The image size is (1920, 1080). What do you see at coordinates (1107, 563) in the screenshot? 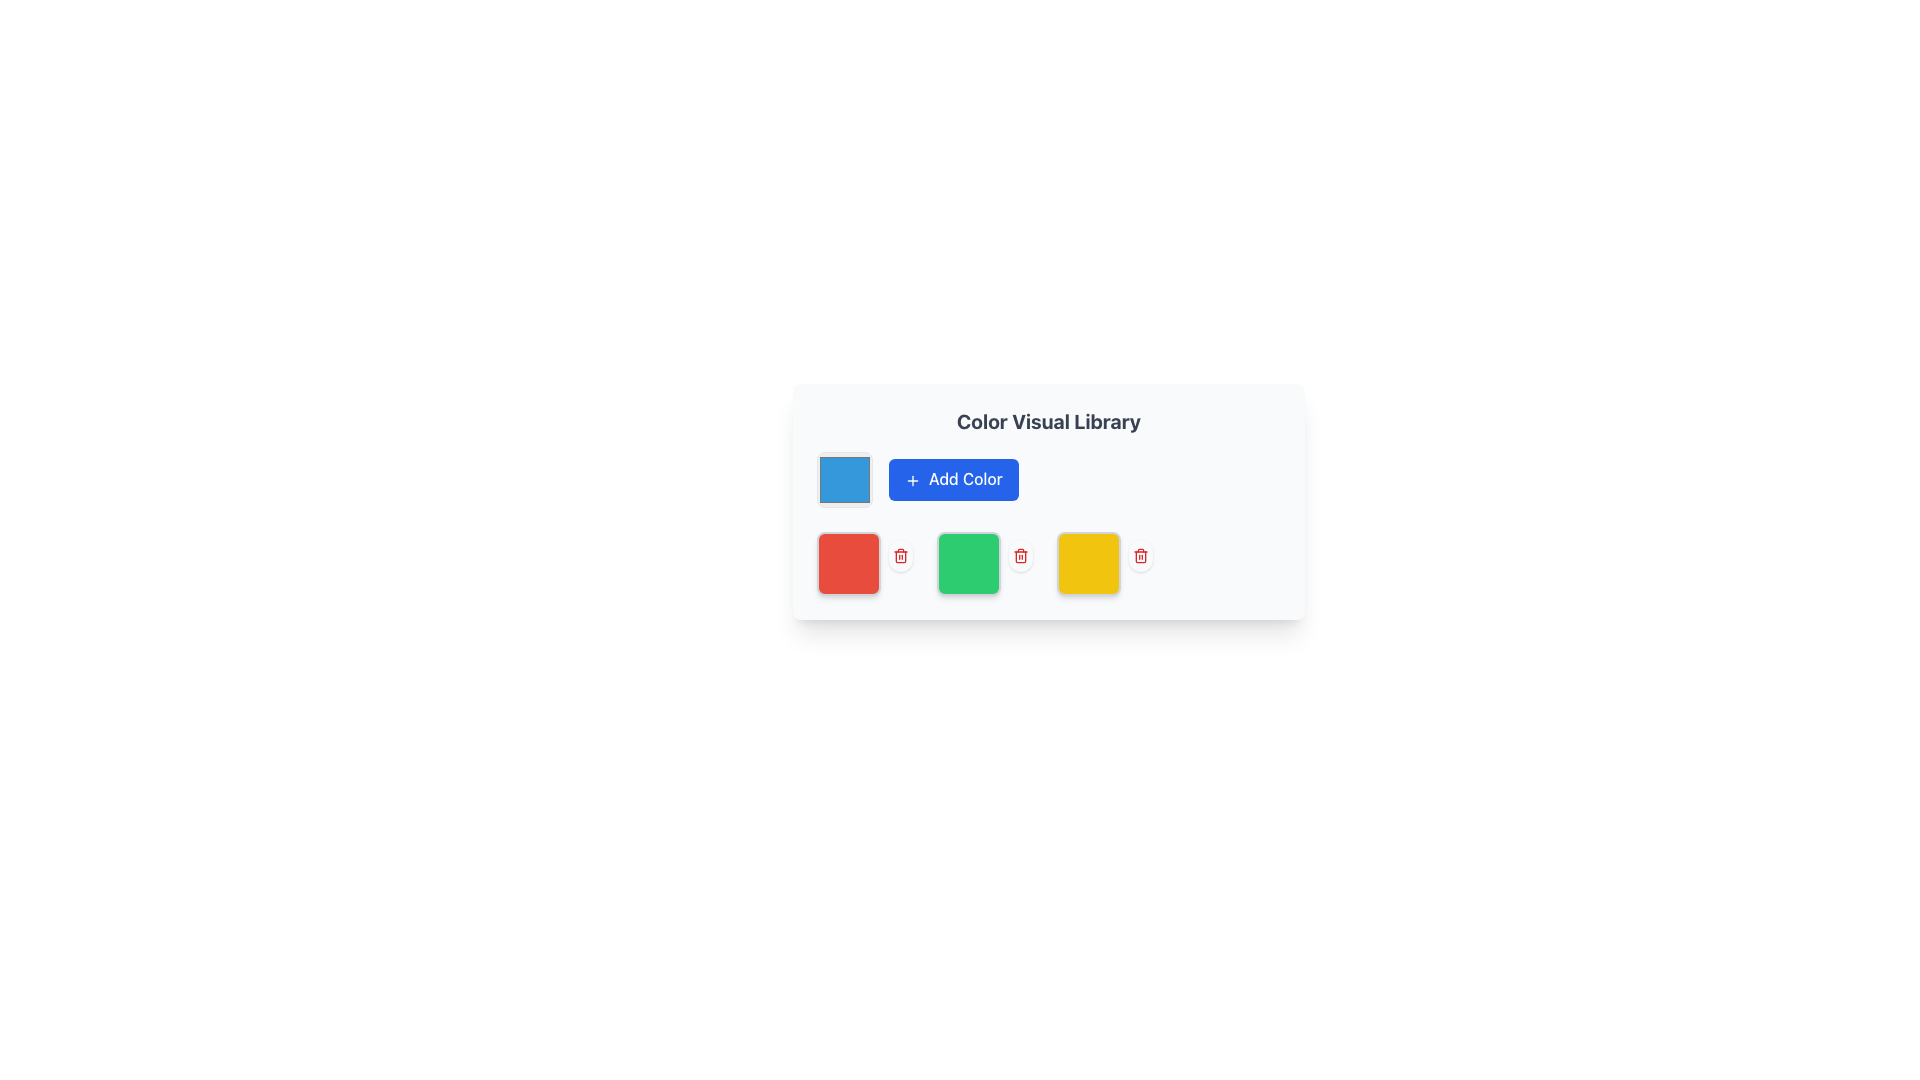
I see `the yellow square colored display box in the grid layout` at bounding box center [1107, 563].